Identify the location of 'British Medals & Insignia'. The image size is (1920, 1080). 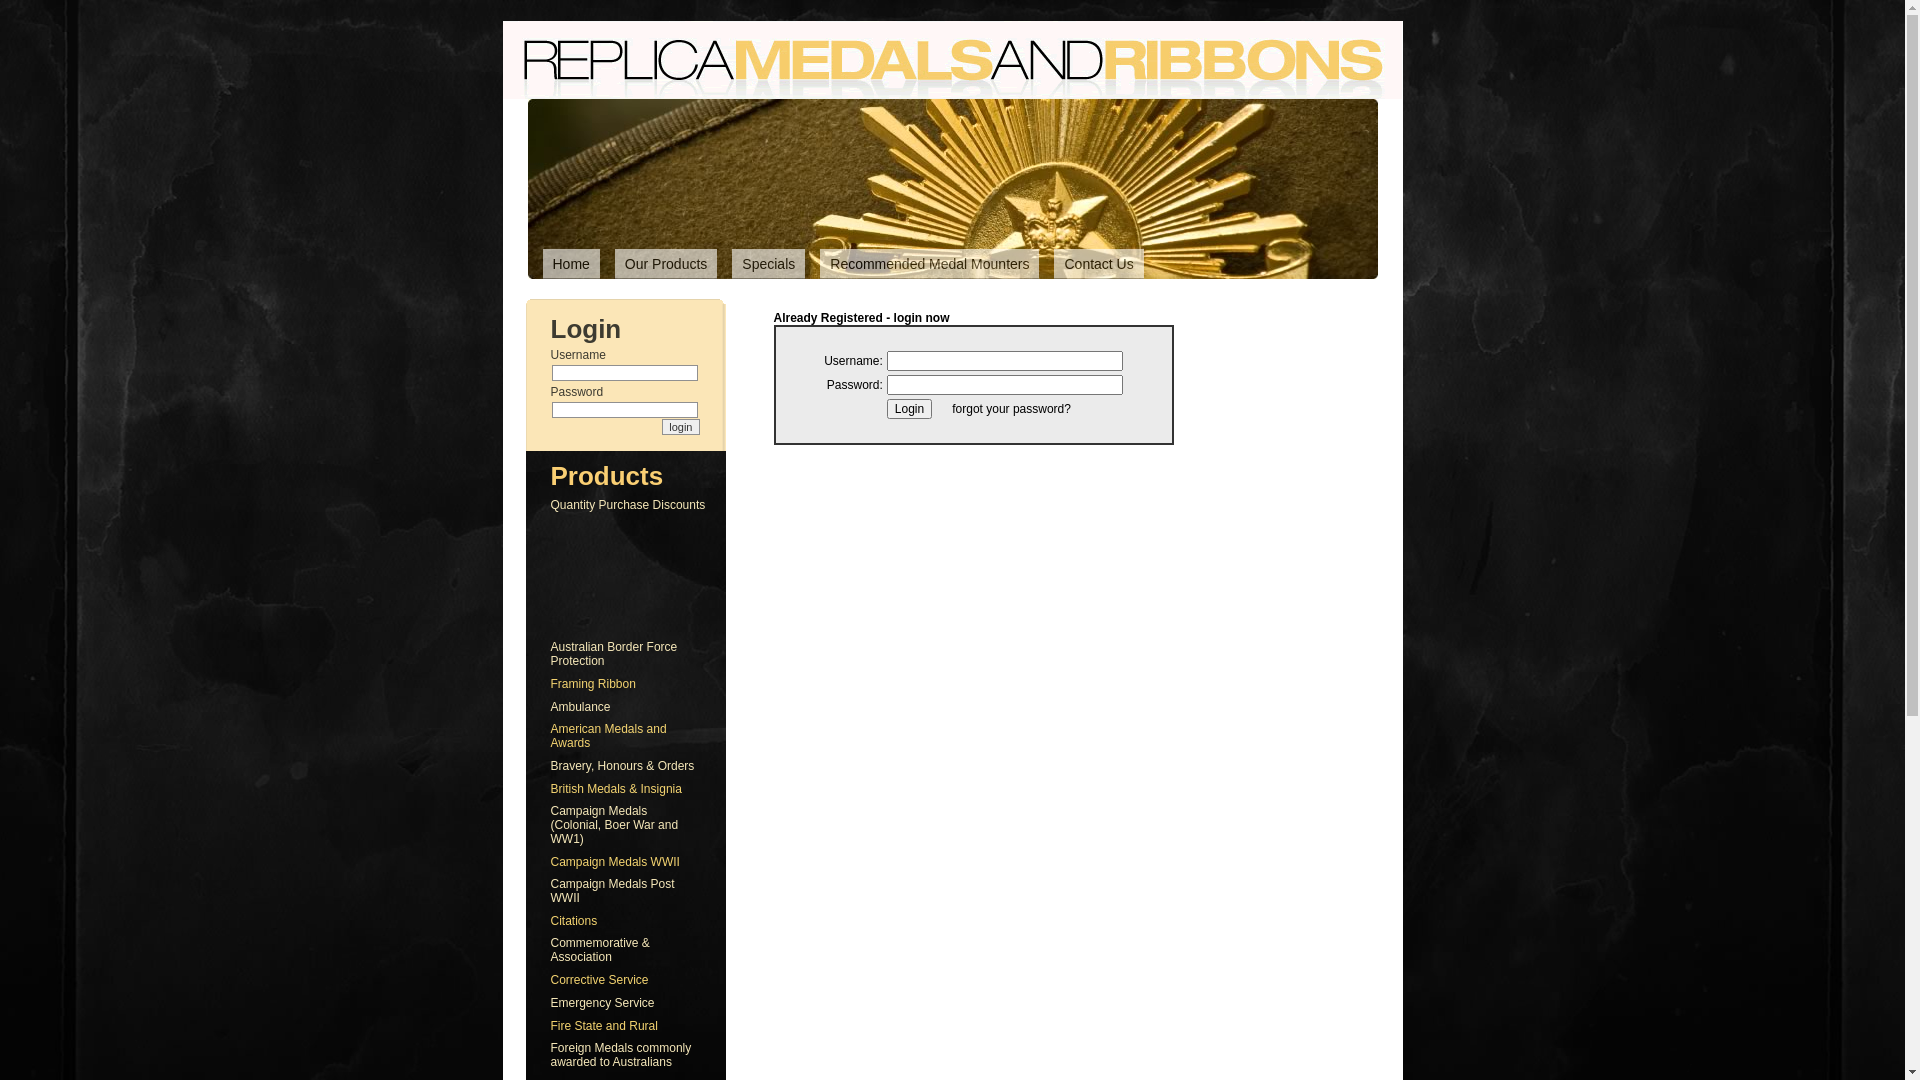
(614, 788).